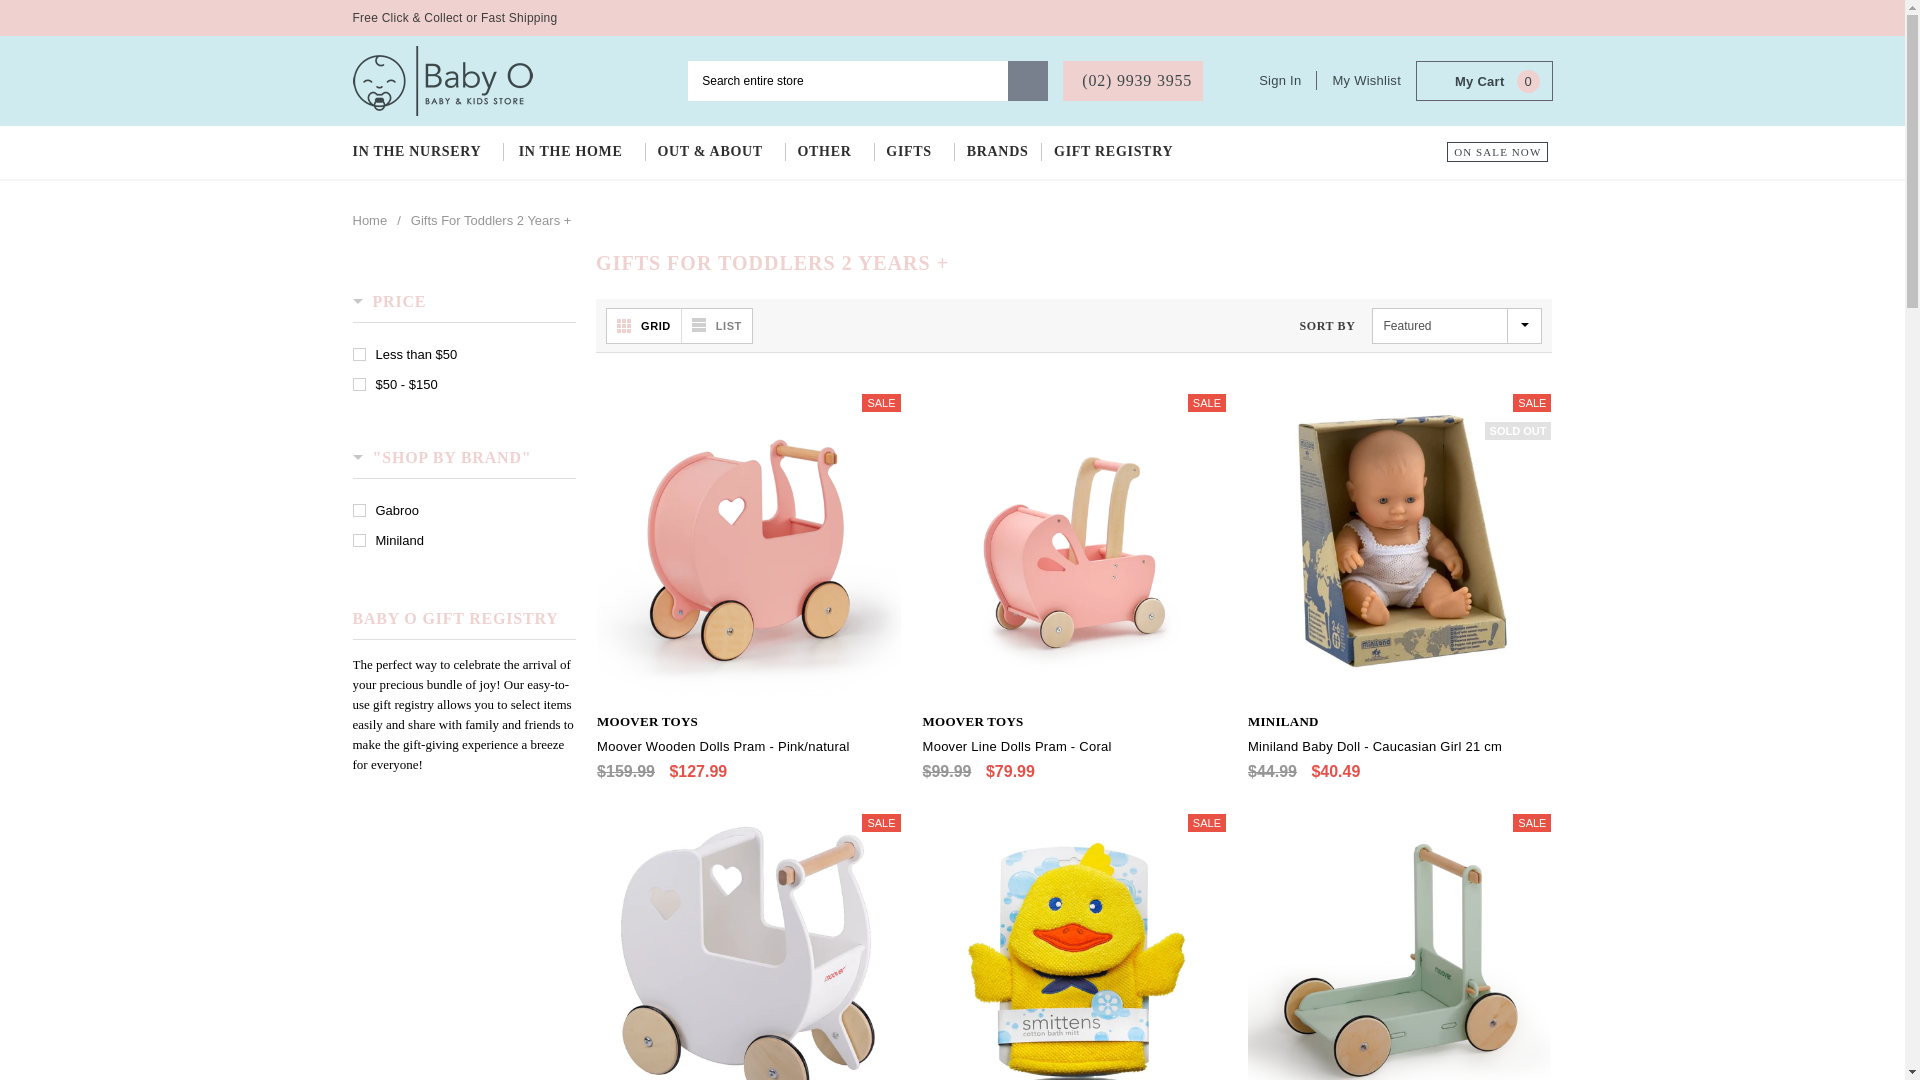  What do you see at coordinates (426, 151) in the screenshot?
I see `'IN THE NURSERY'` at bounding box center [426, 151].